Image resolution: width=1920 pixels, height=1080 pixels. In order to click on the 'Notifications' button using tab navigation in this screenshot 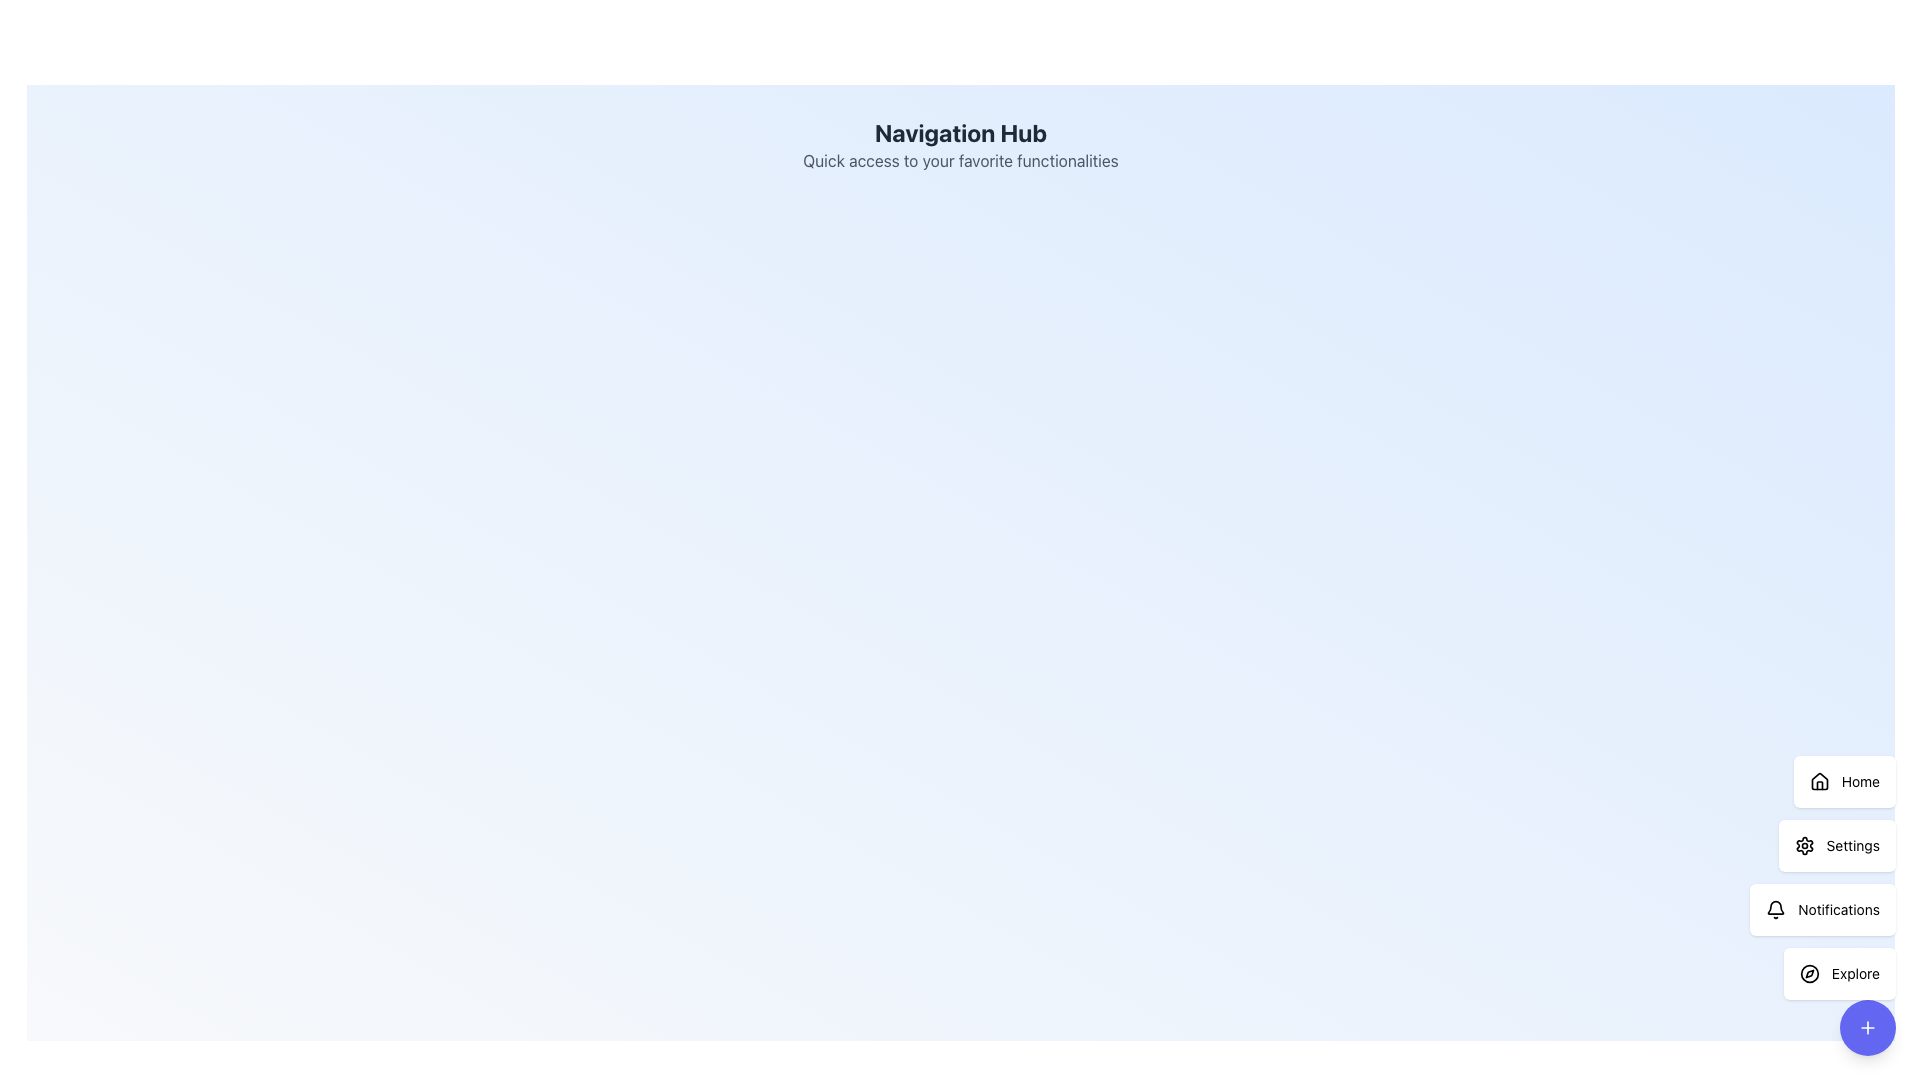, I will do `click(1823, 910)`.